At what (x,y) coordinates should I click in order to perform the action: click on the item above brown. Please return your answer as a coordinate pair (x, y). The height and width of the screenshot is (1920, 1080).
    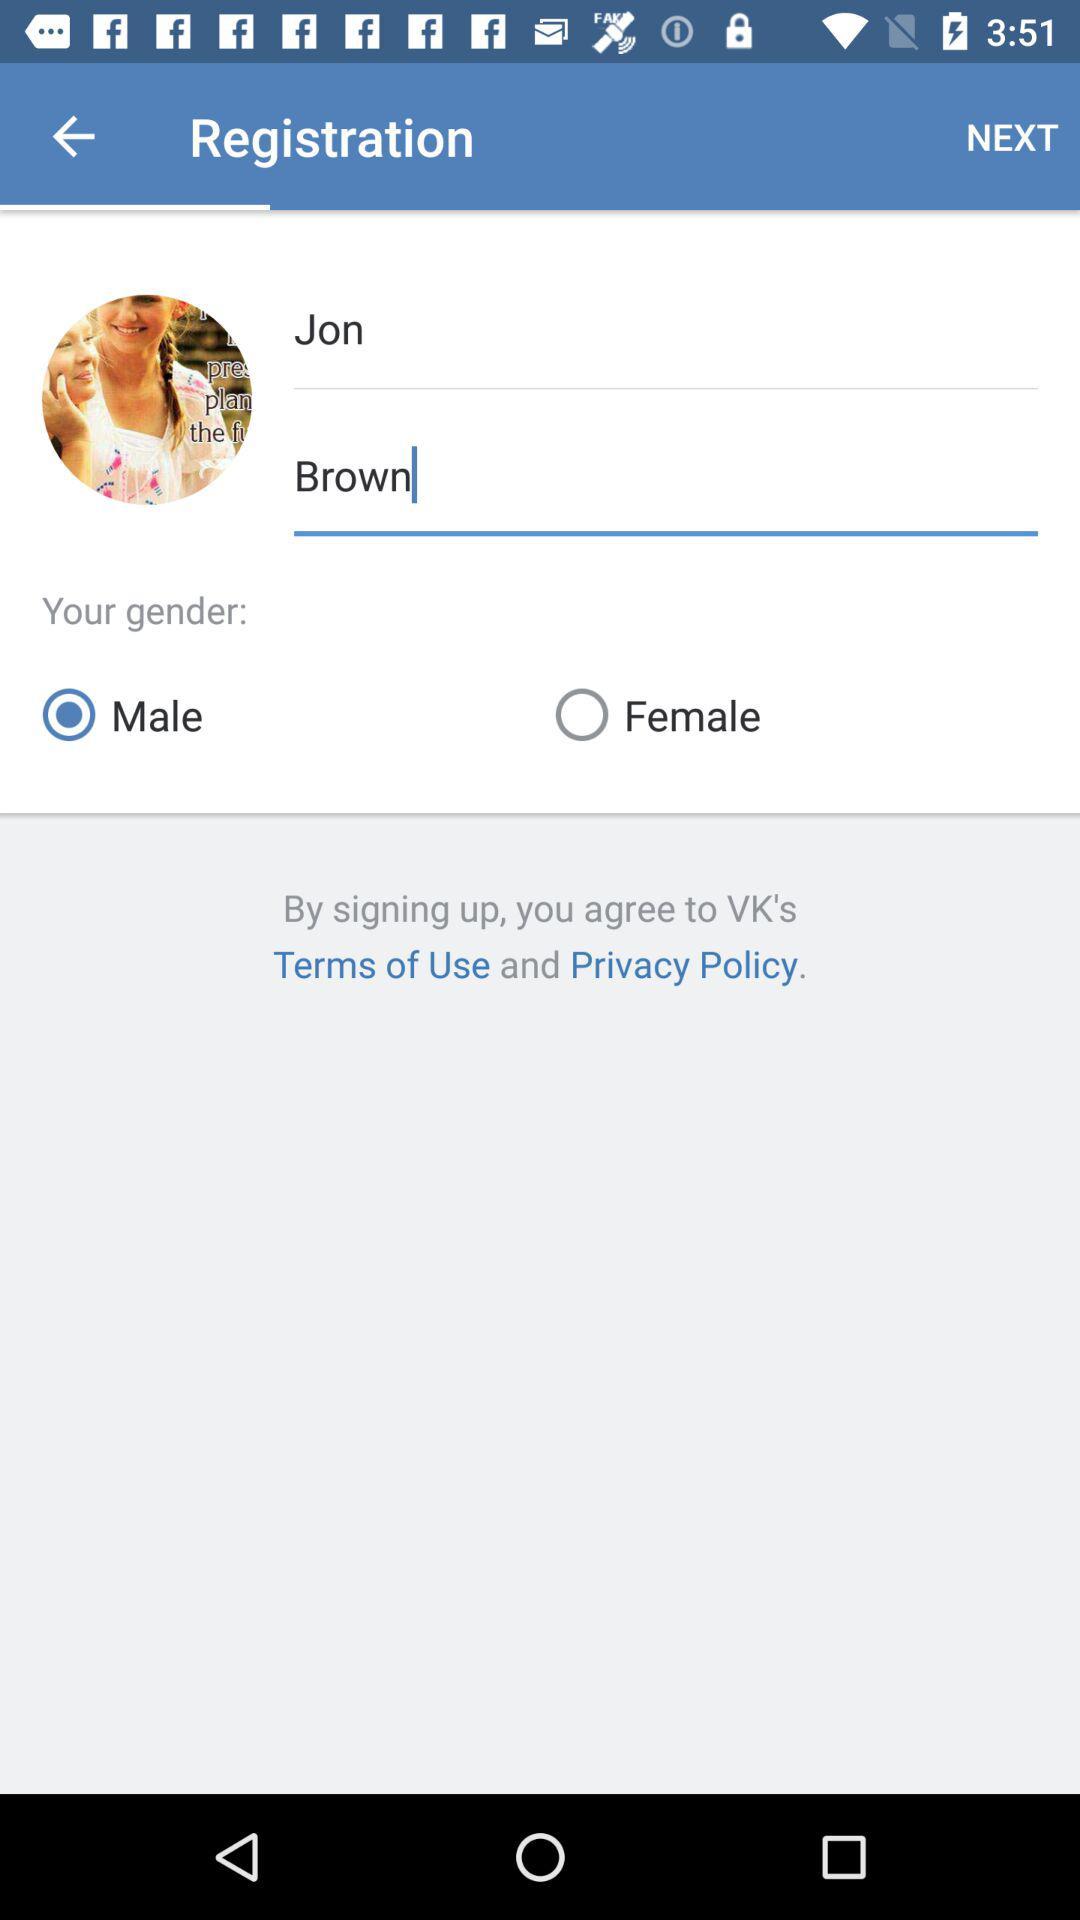
    Looking at the image, I should click on (666, 326).